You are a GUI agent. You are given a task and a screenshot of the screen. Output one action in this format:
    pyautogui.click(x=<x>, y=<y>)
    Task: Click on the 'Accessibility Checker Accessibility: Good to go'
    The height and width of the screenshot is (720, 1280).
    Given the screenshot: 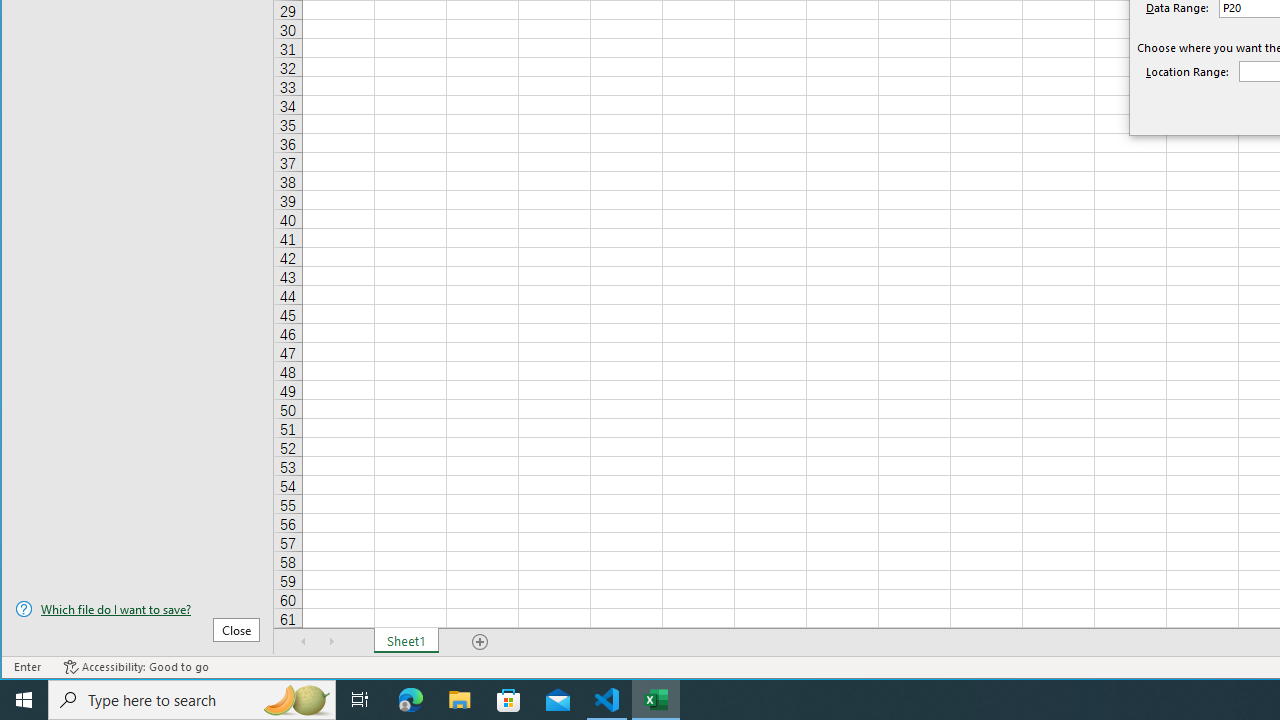 What is the action you would take?
    pyautogui.click(x=135, y=667)
    